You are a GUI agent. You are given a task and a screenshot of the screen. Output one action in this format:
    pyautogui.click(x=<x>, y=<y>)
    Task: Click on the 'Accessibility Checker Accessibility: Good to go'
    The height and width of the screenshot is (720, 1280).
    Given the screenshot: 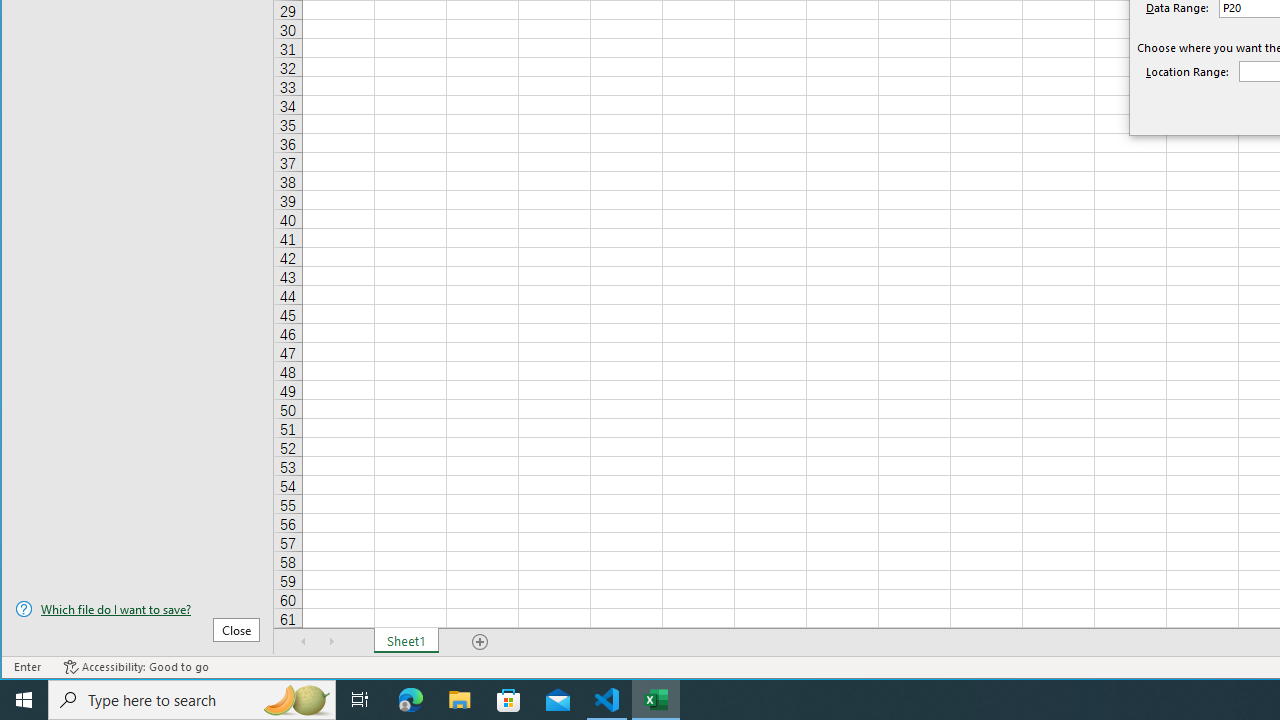 What is the action you would take?
    pyautogui.click(x=135, y=667)
    